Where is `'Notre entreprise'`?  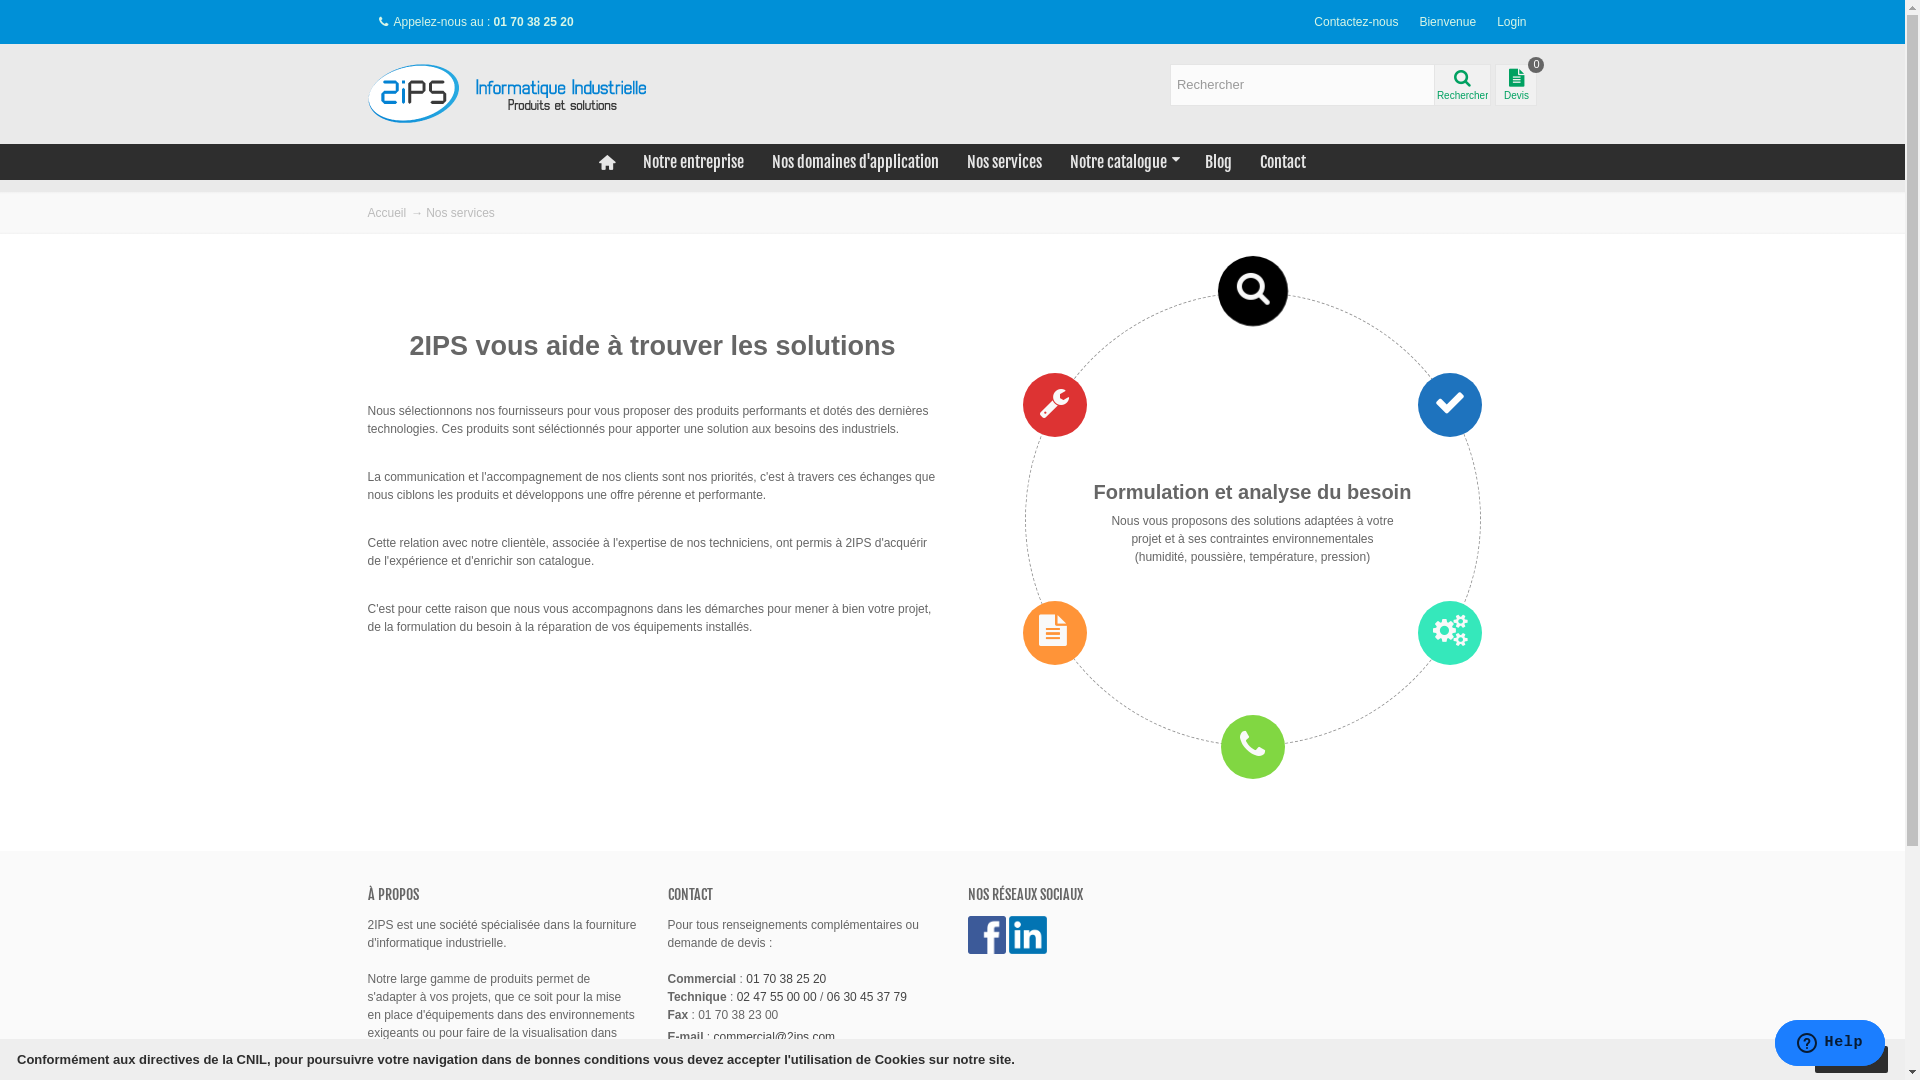
'Notre entreprise' is located at coordinates (693, 161).